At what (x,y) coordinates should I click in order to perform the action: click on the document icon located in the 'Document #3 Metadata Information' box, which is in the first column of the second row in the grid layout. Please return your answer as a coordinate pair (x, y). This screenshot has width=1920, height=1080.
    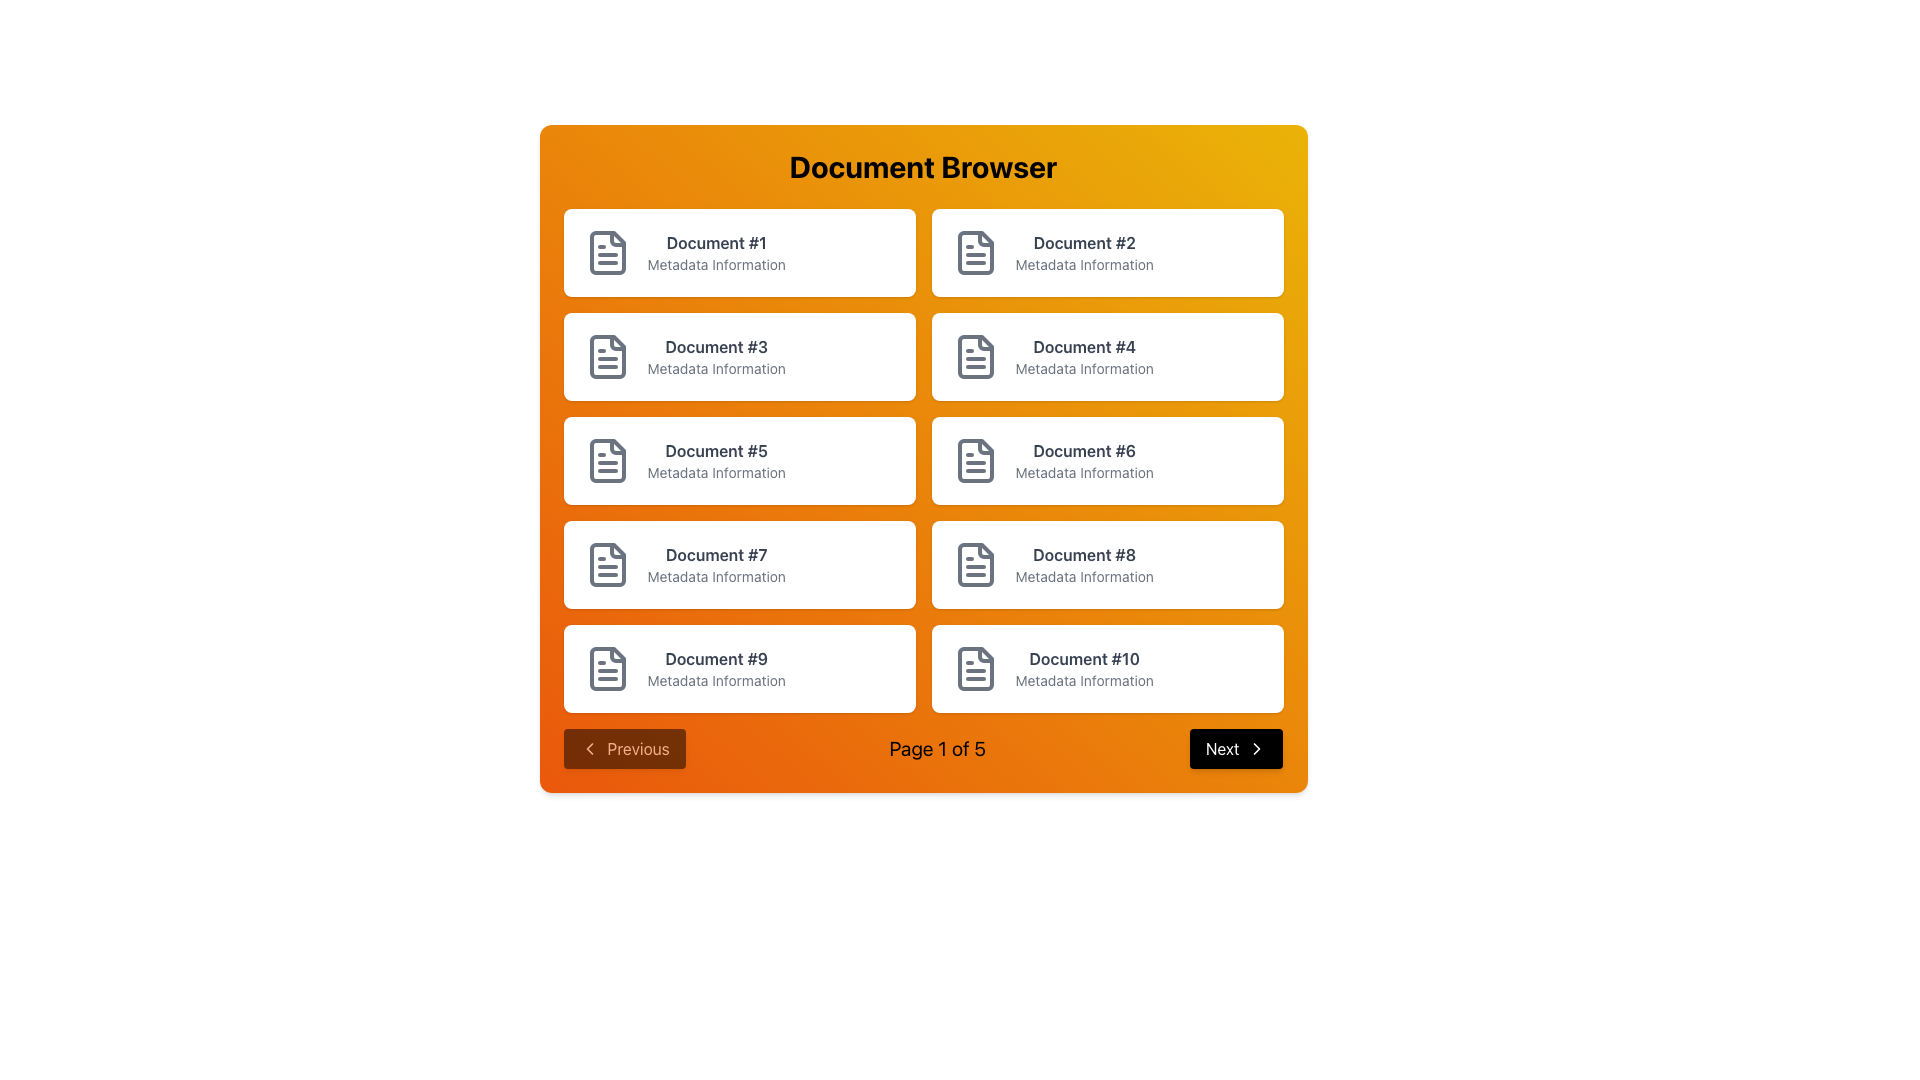
    Looking at the image, I should click on (606, 356).